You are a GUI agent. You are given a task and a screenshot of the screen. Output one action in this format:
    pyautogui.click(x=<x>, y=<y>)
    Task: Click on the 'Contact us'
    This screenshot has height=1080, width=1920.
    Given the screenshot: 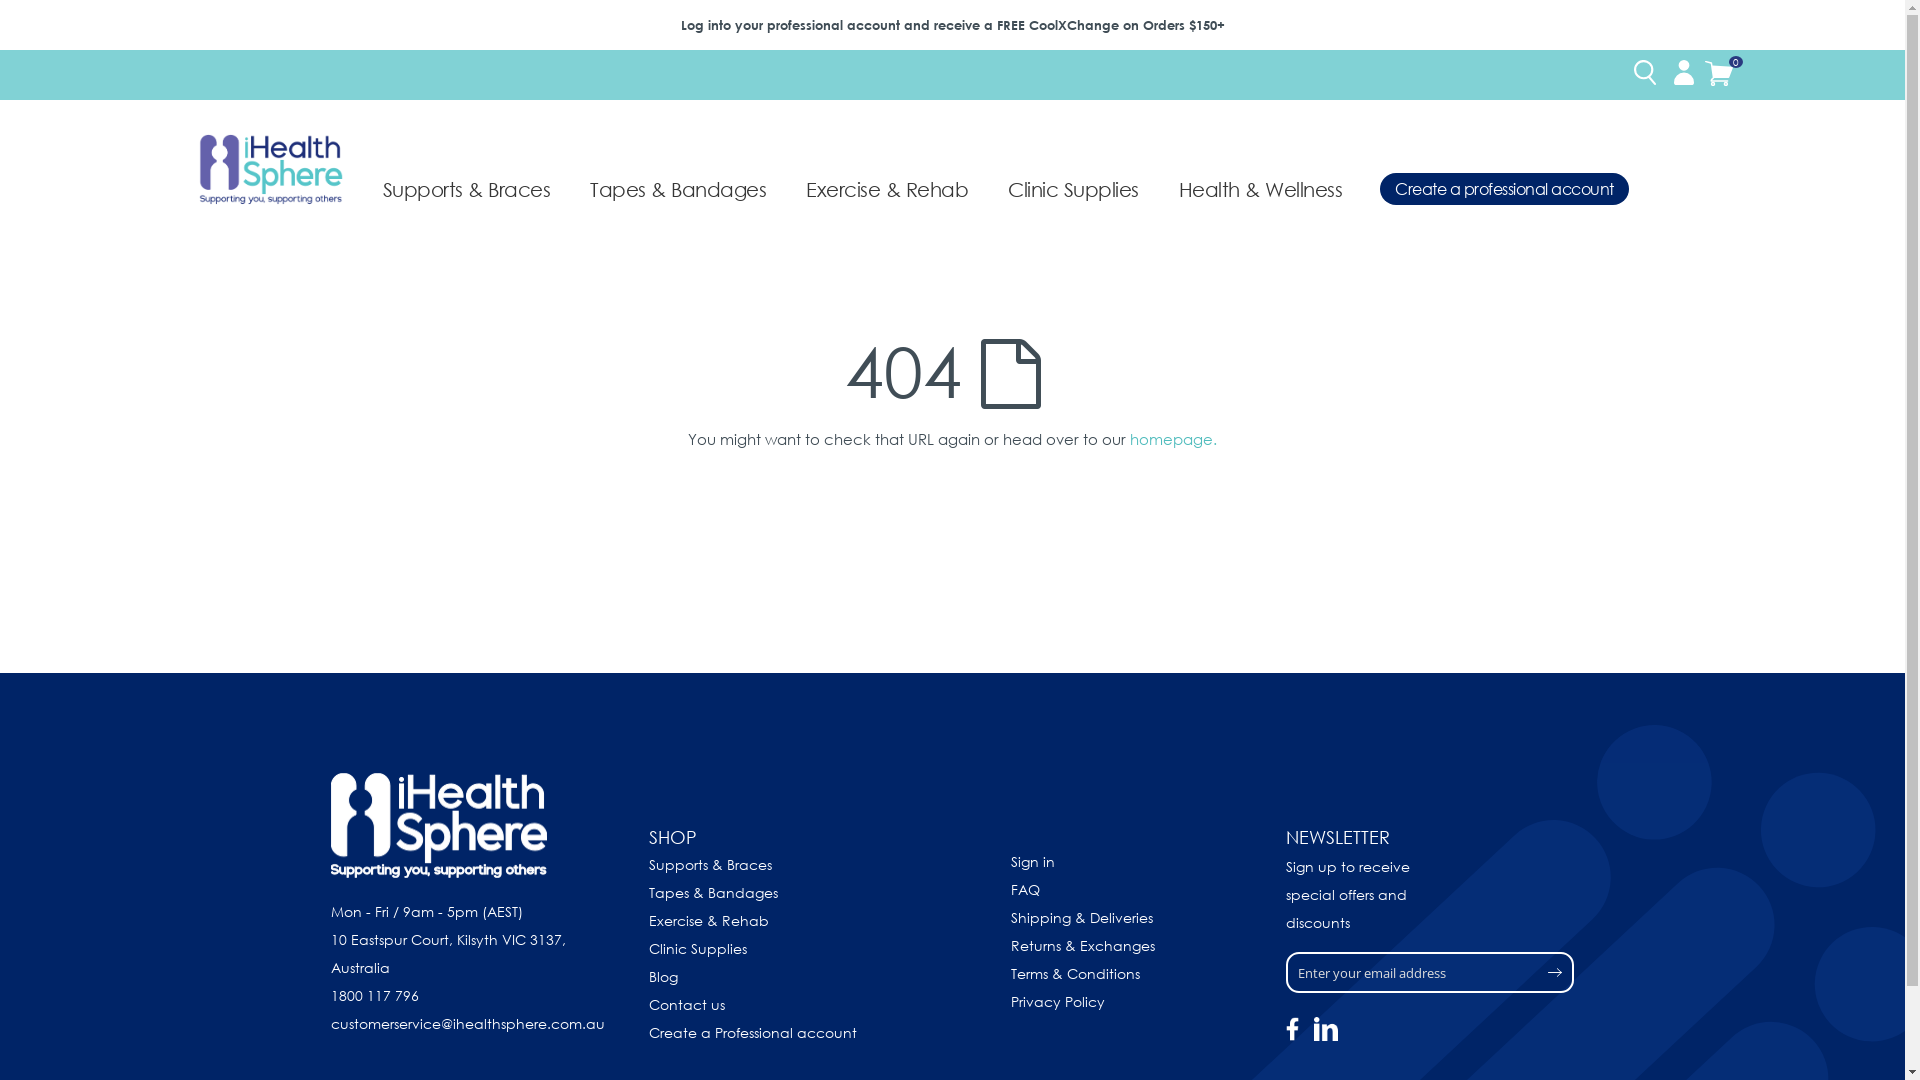 What is the action you would take?
    pyautogui.click(x=686, y=1004)
    